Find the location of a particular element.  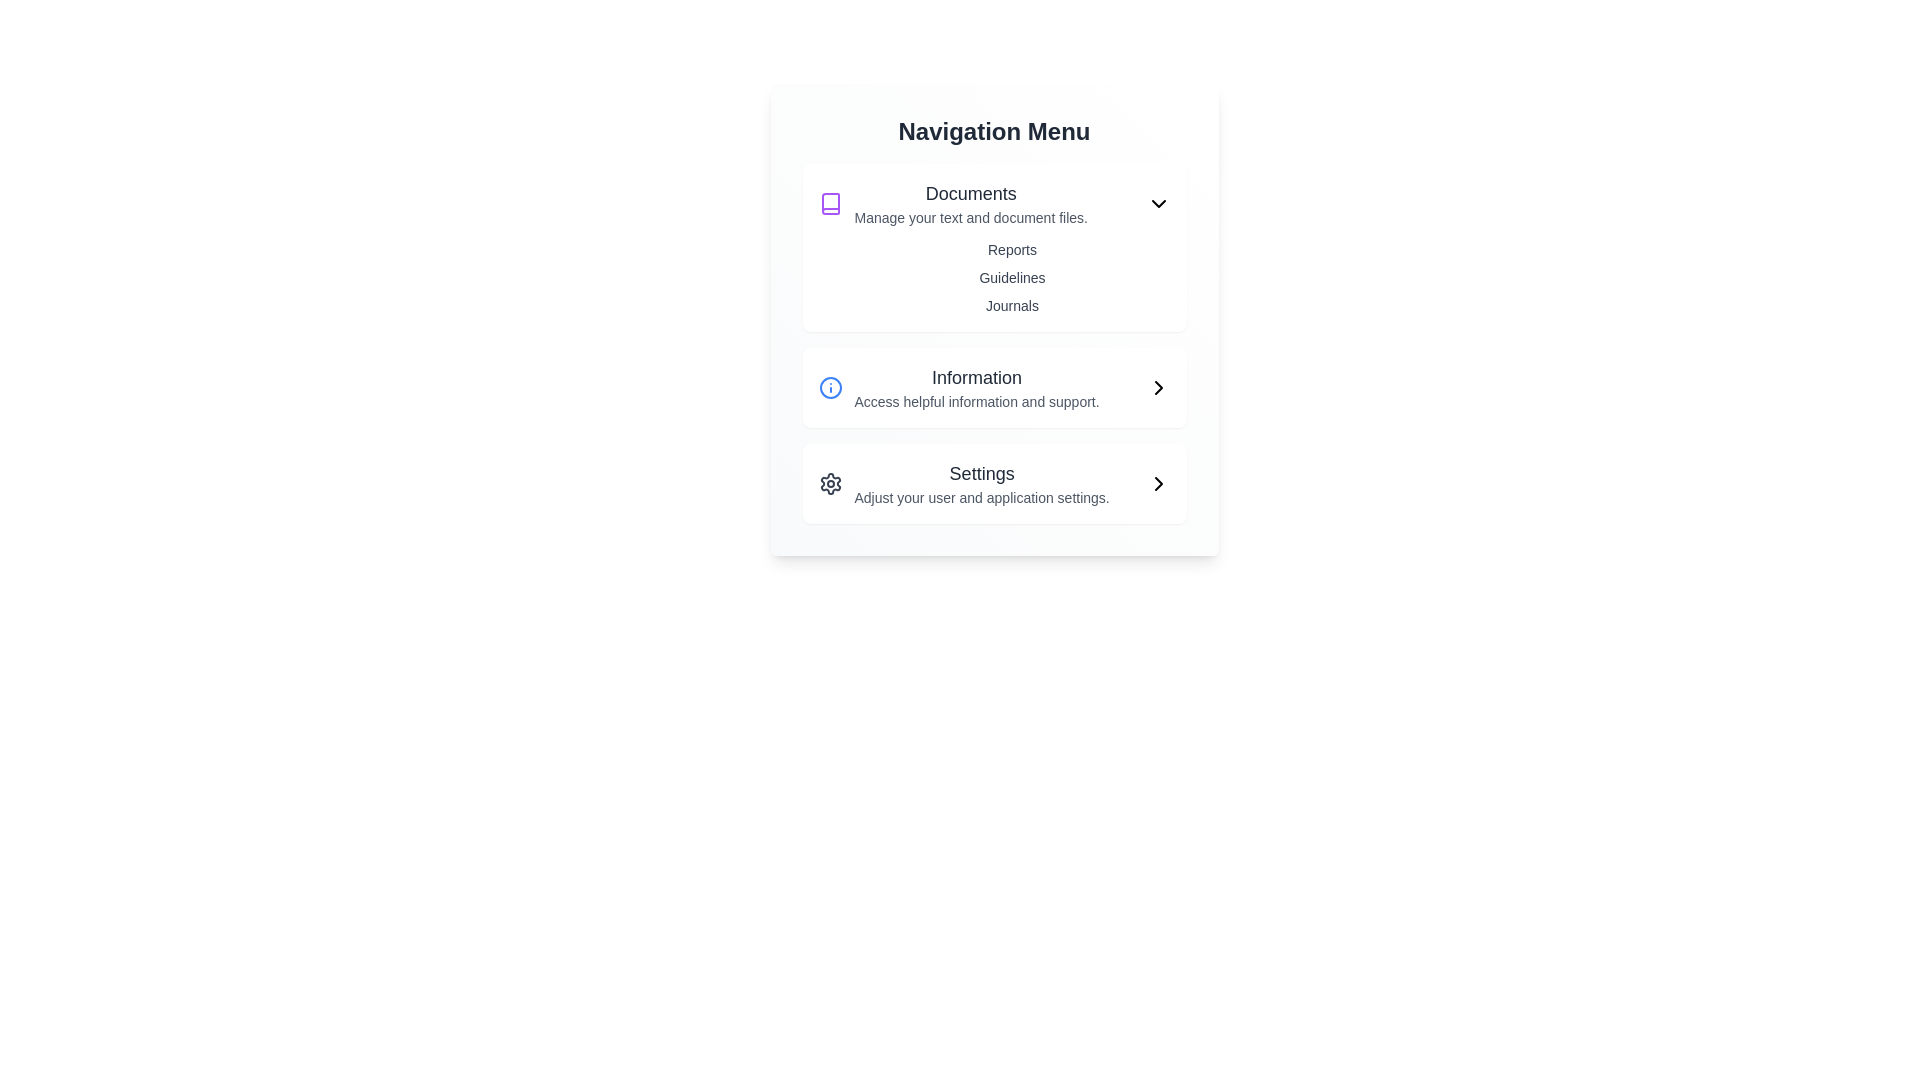

the navigation card located in the vertically stacked navigation menu, situated between the 'Documents' and 'Settings' sections is located at coordinates (994, 388).